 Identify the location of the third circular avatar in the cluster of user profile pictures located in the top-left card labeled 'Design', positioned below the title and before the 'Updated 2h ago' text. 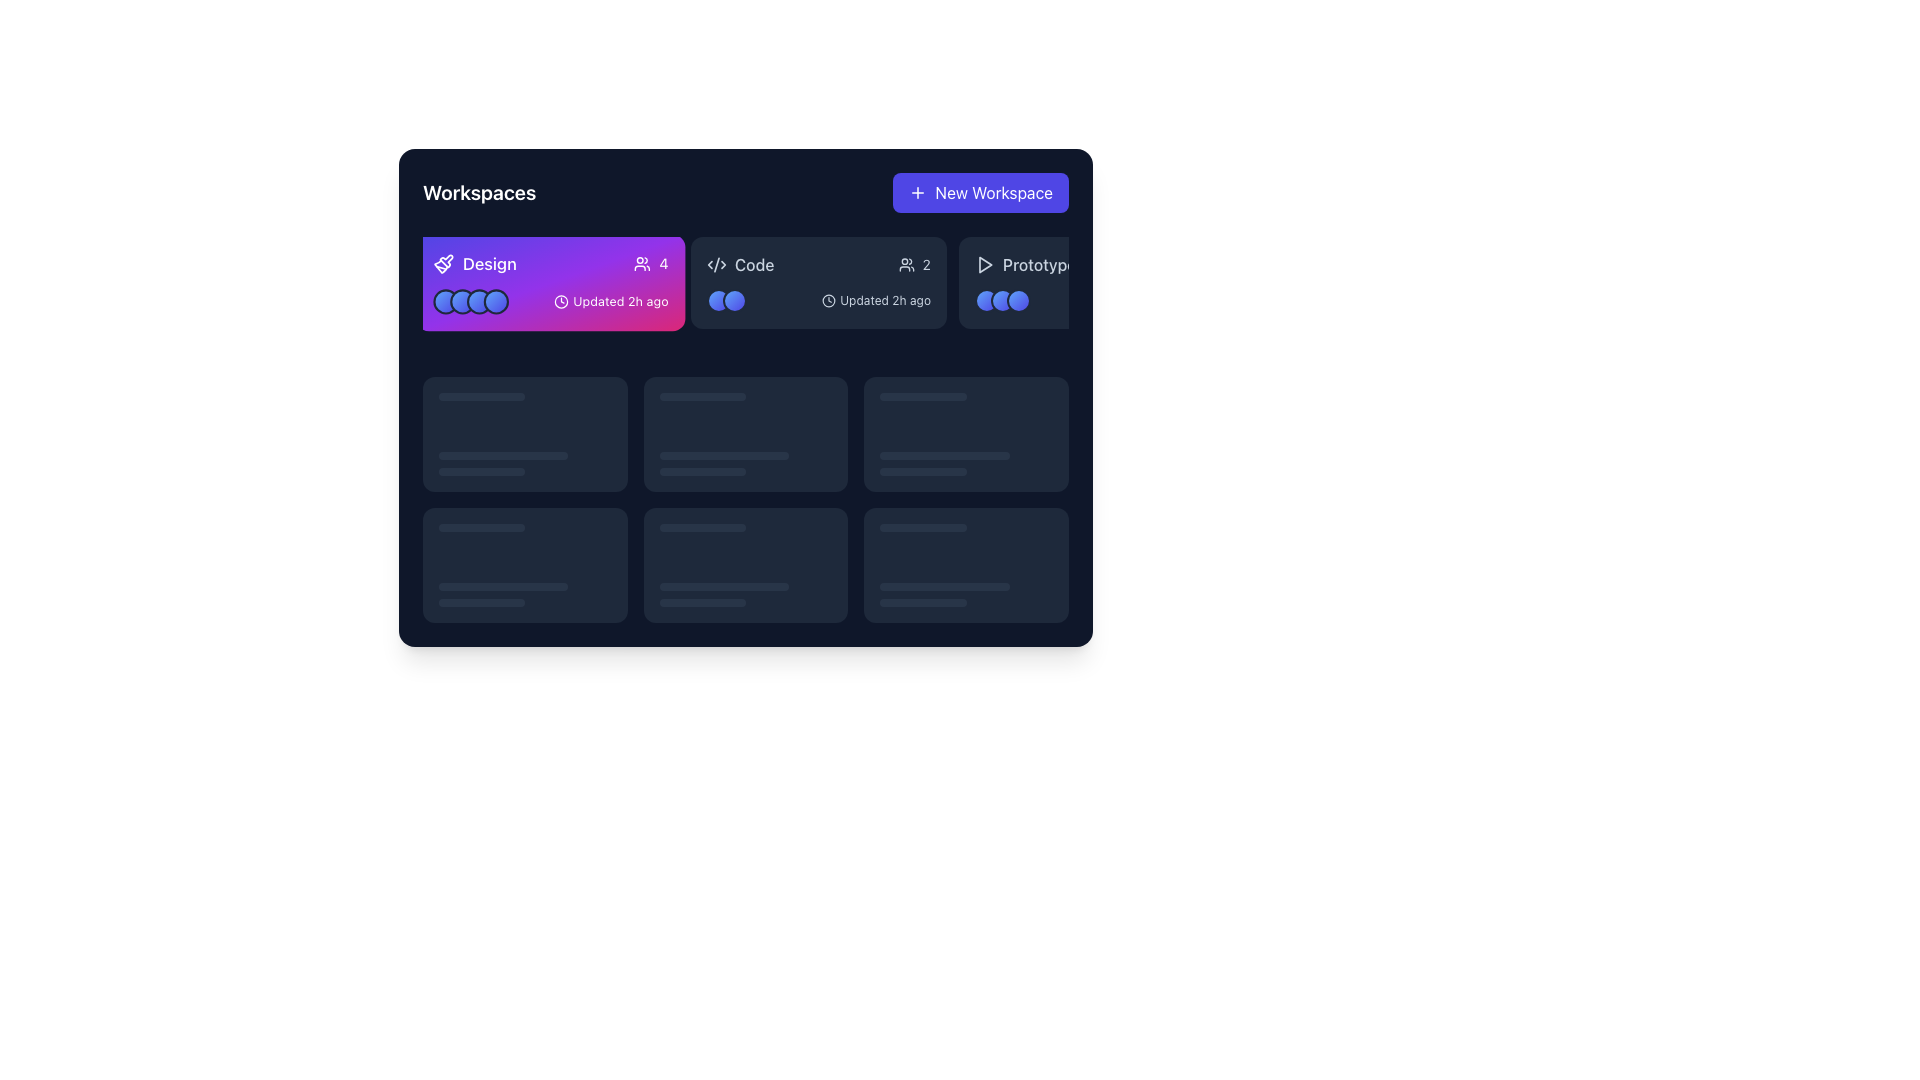
(470, 301).